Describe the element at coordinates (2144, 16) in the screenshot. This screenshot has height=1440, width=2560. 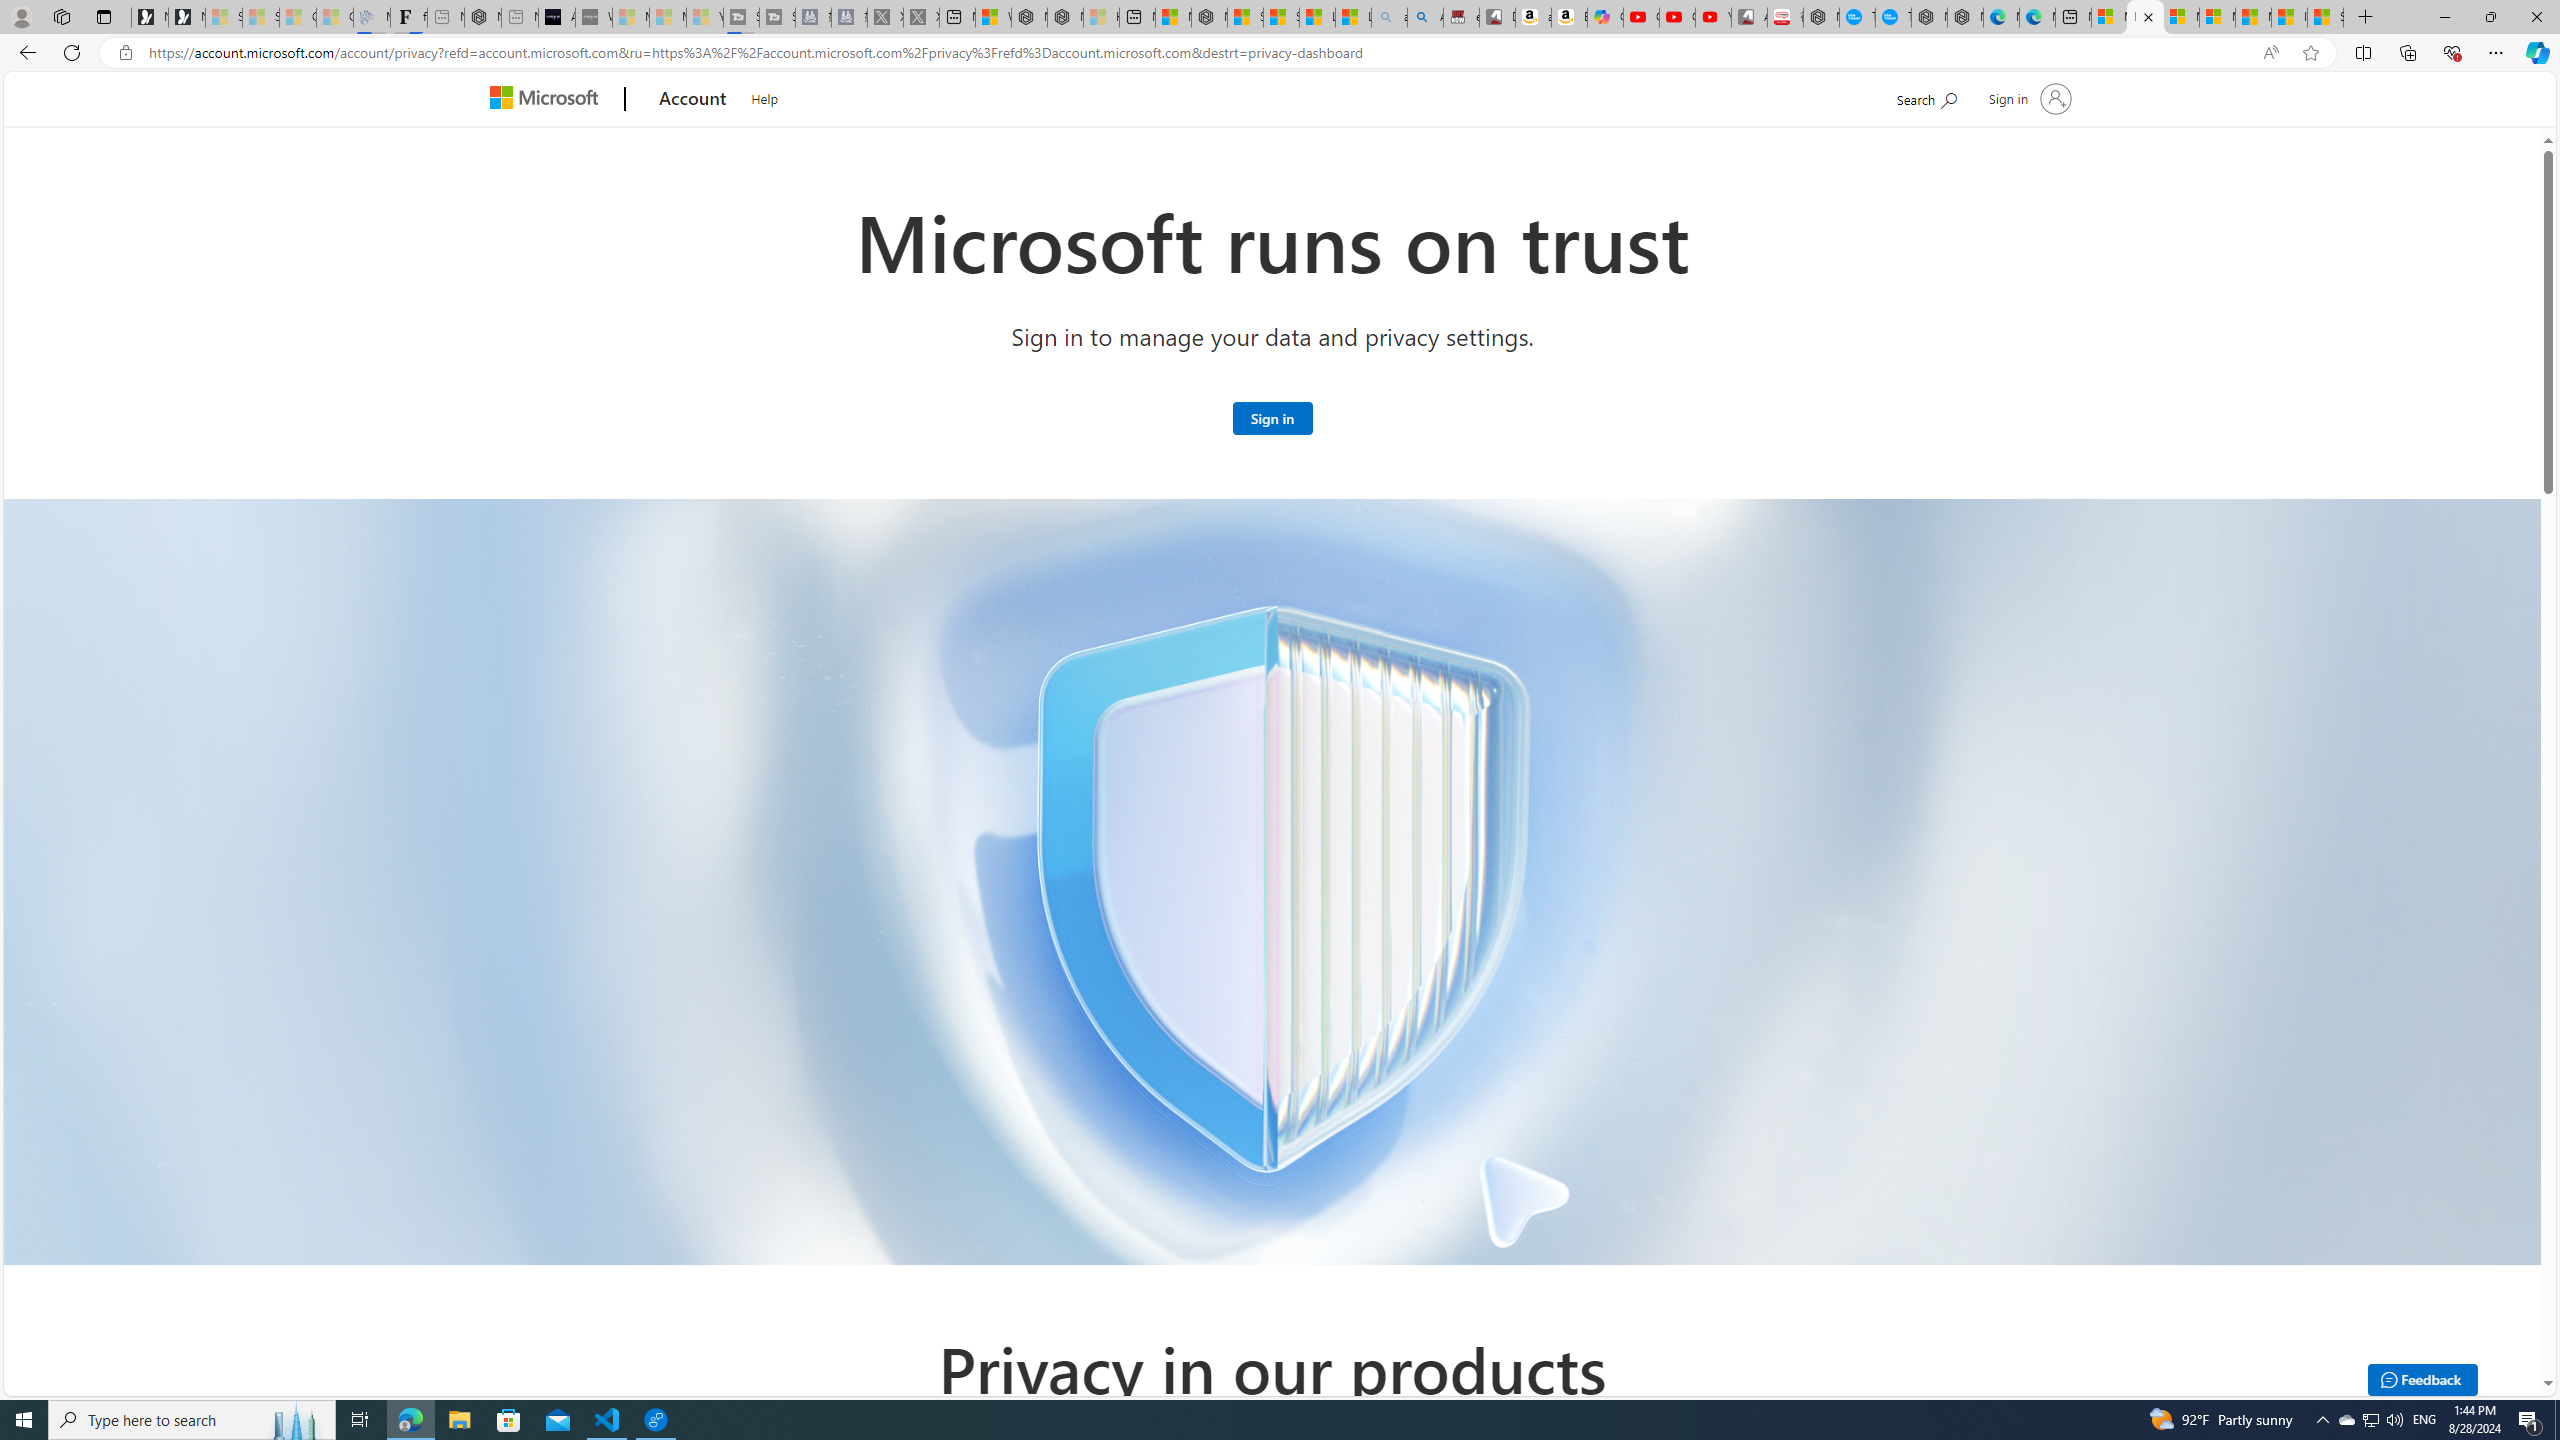
I see `'Microsoft account | Microsoft Account Privacy Settings'` at that location.